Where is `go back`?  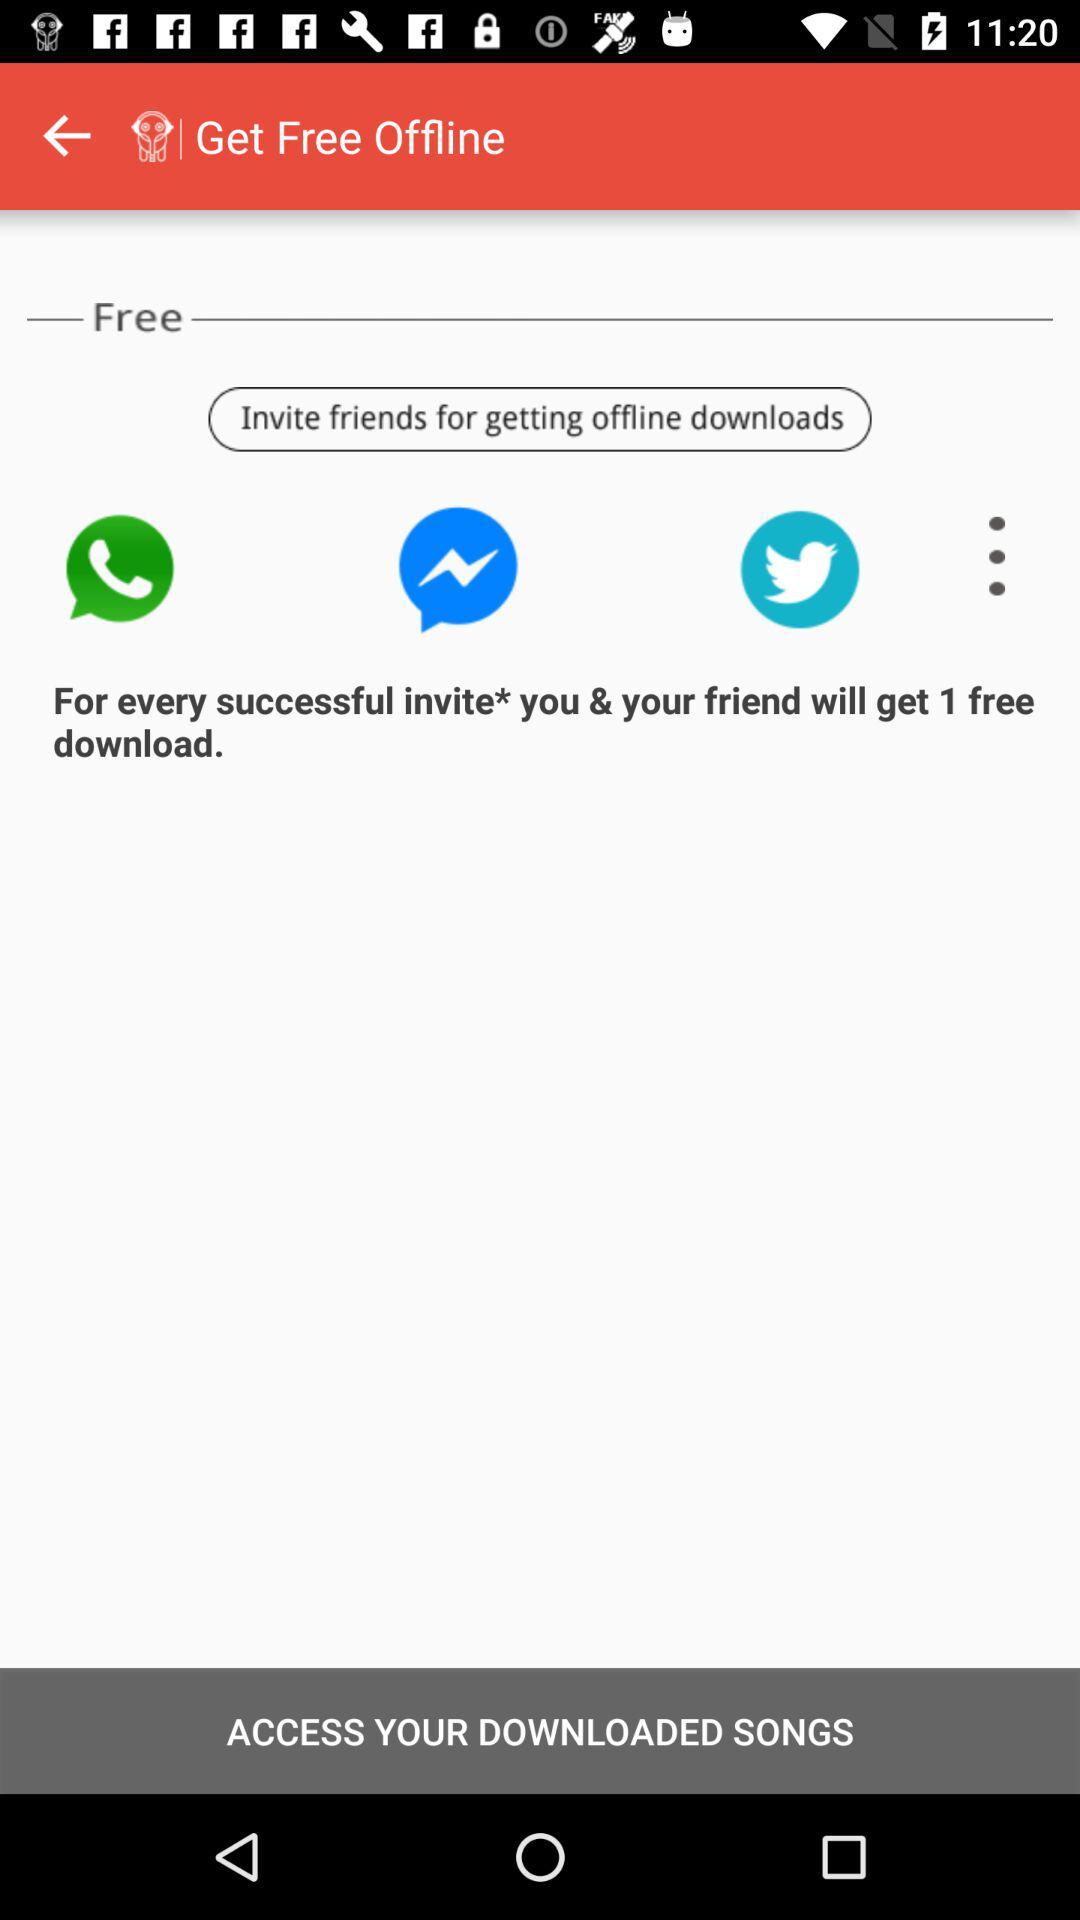
go back is located at coordinates (65, 134).